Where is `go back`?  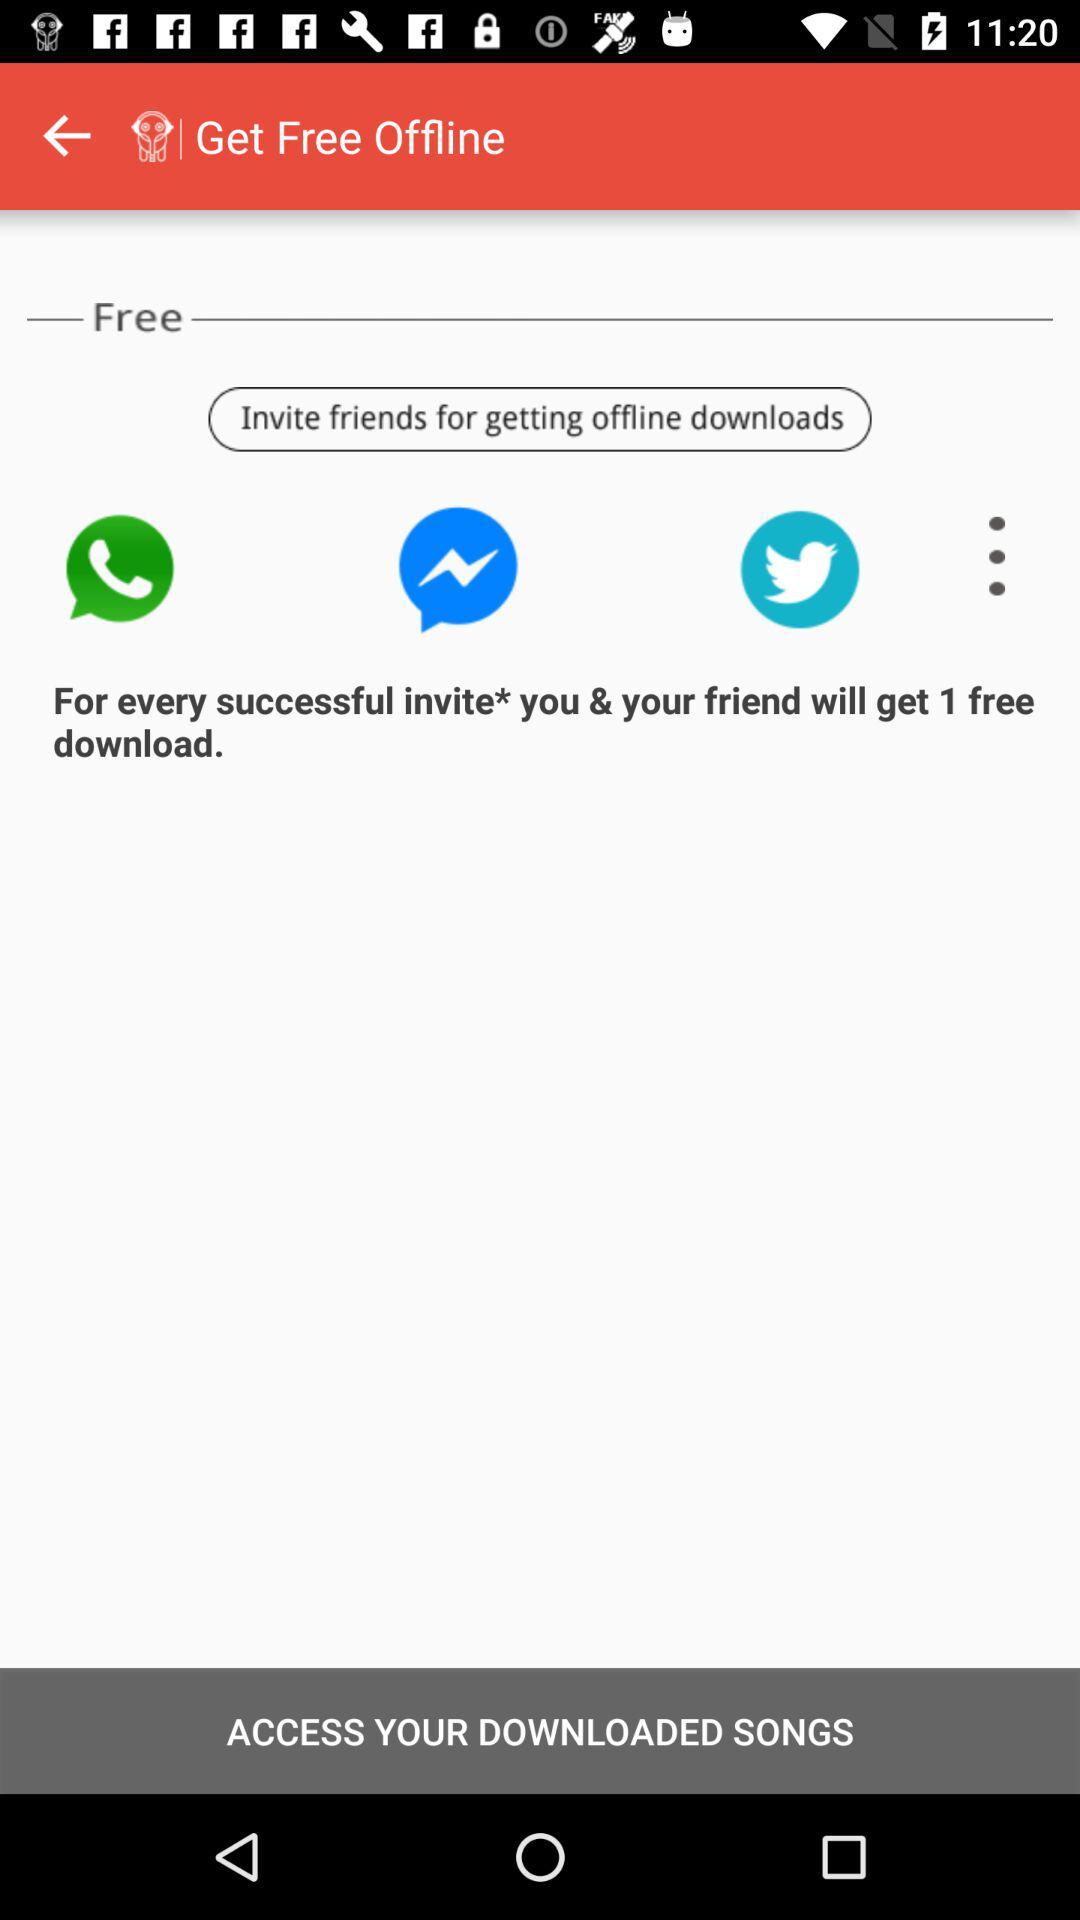
go back is located at coordinates (65, 134).